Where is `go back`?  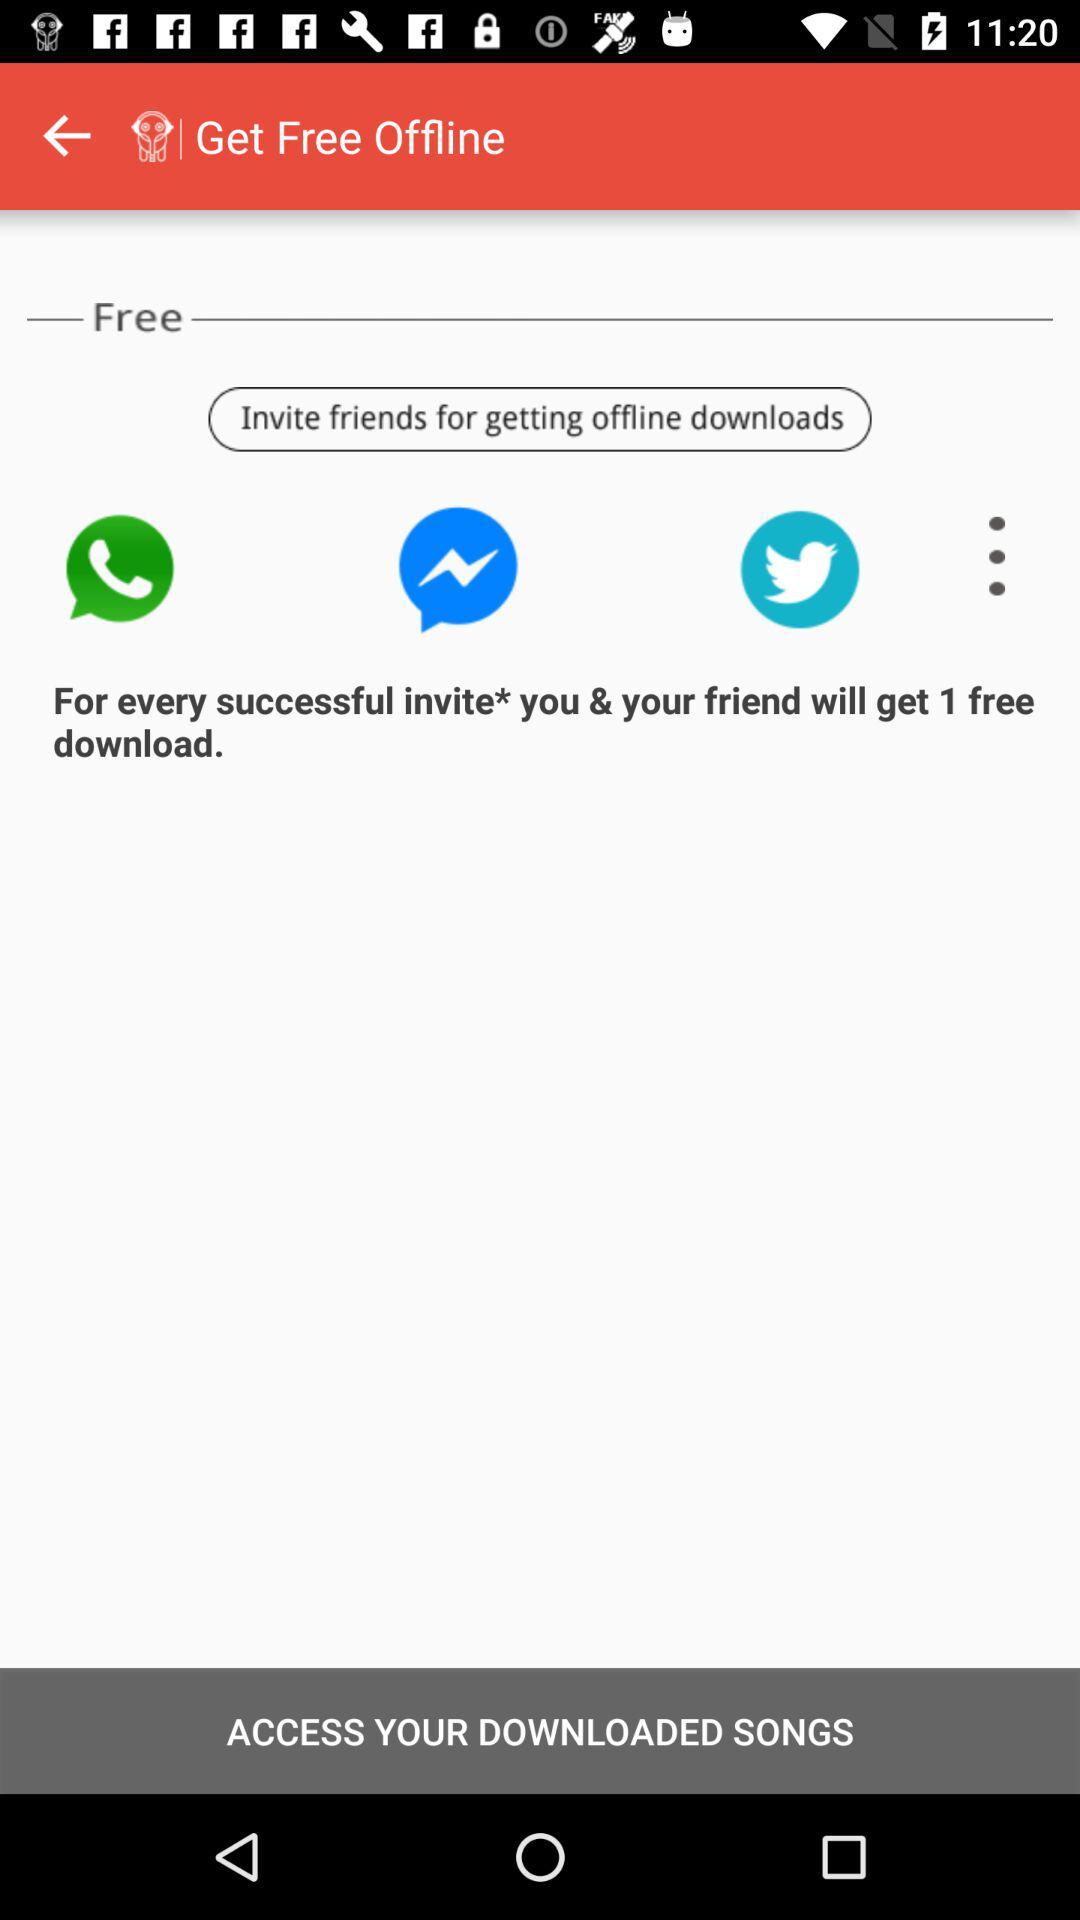
go back is located at coordinates (65, 134).